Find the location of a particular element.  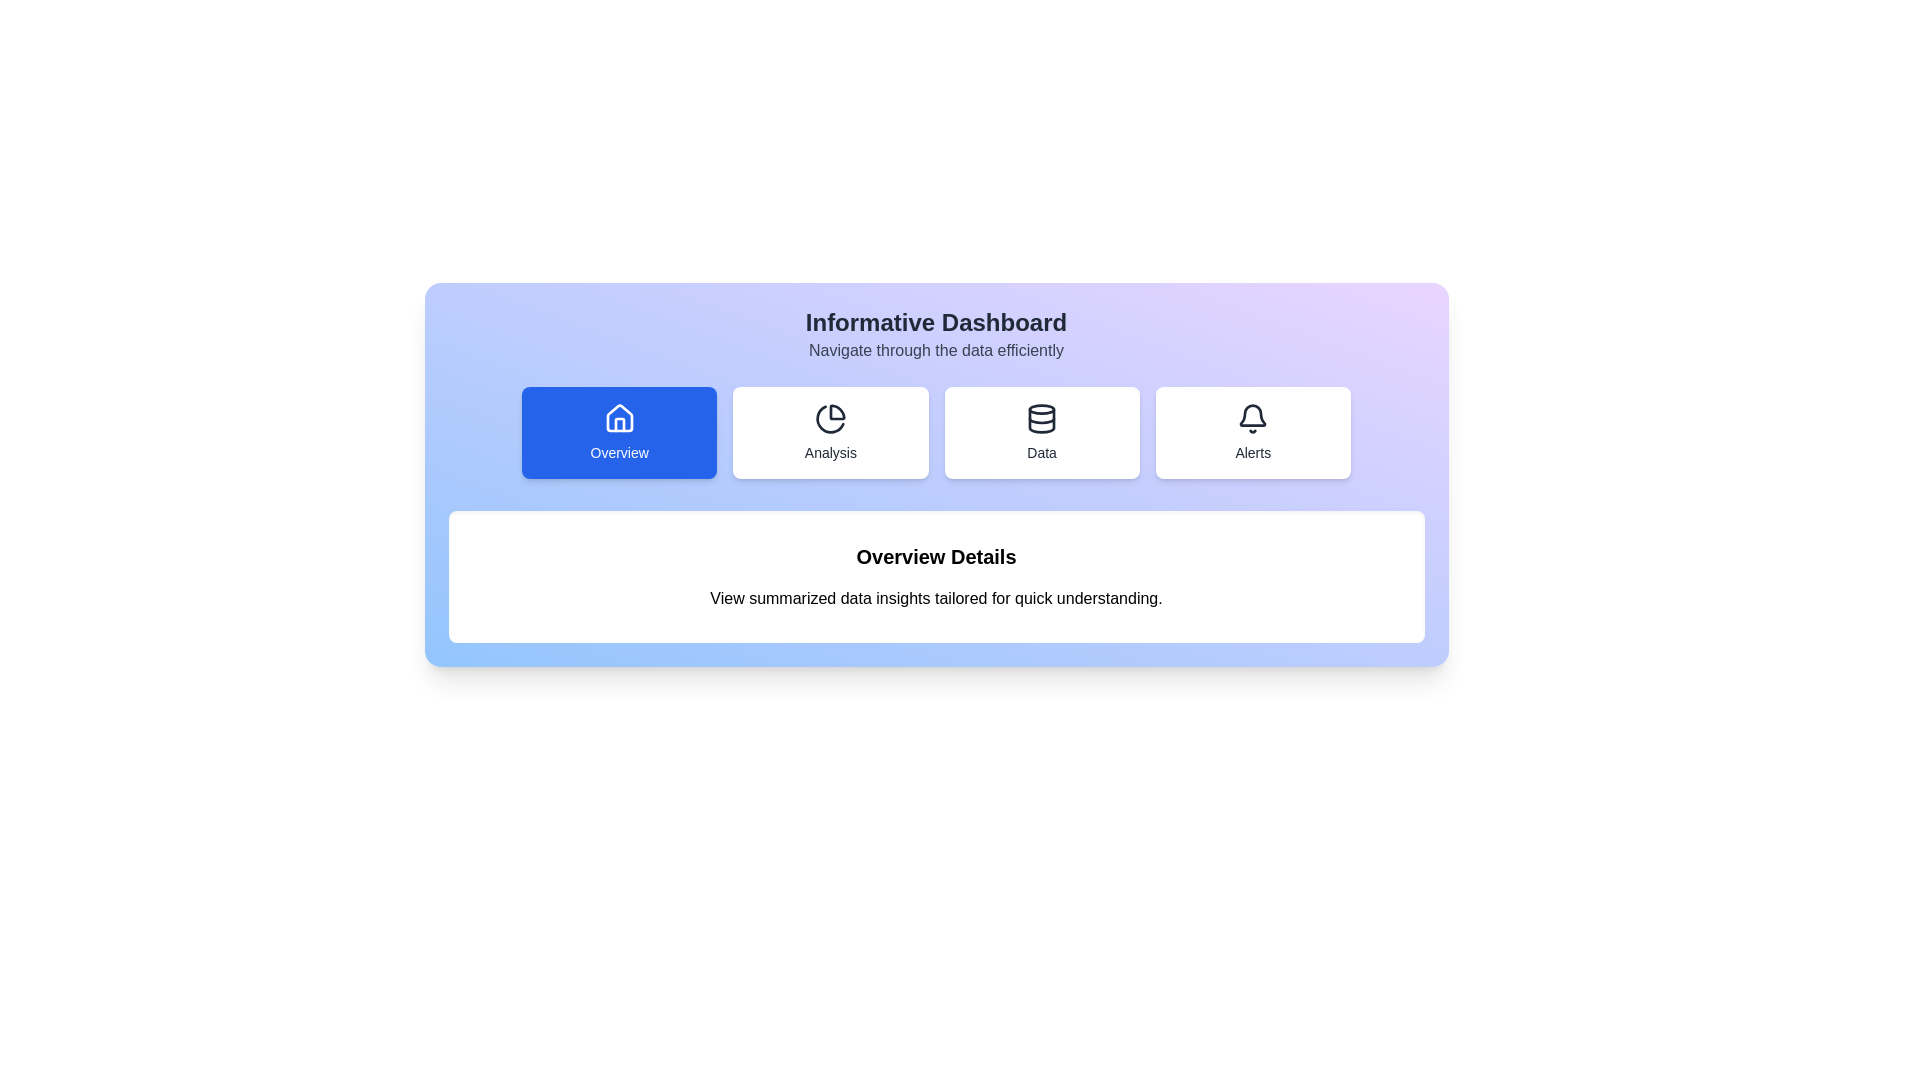

the 'Data' button, which is a rectangular UI component with a white background, shadow effects, rounded corners, and contains the label 'Data' below a stylized database icon is located at coordinates (1041, 431).